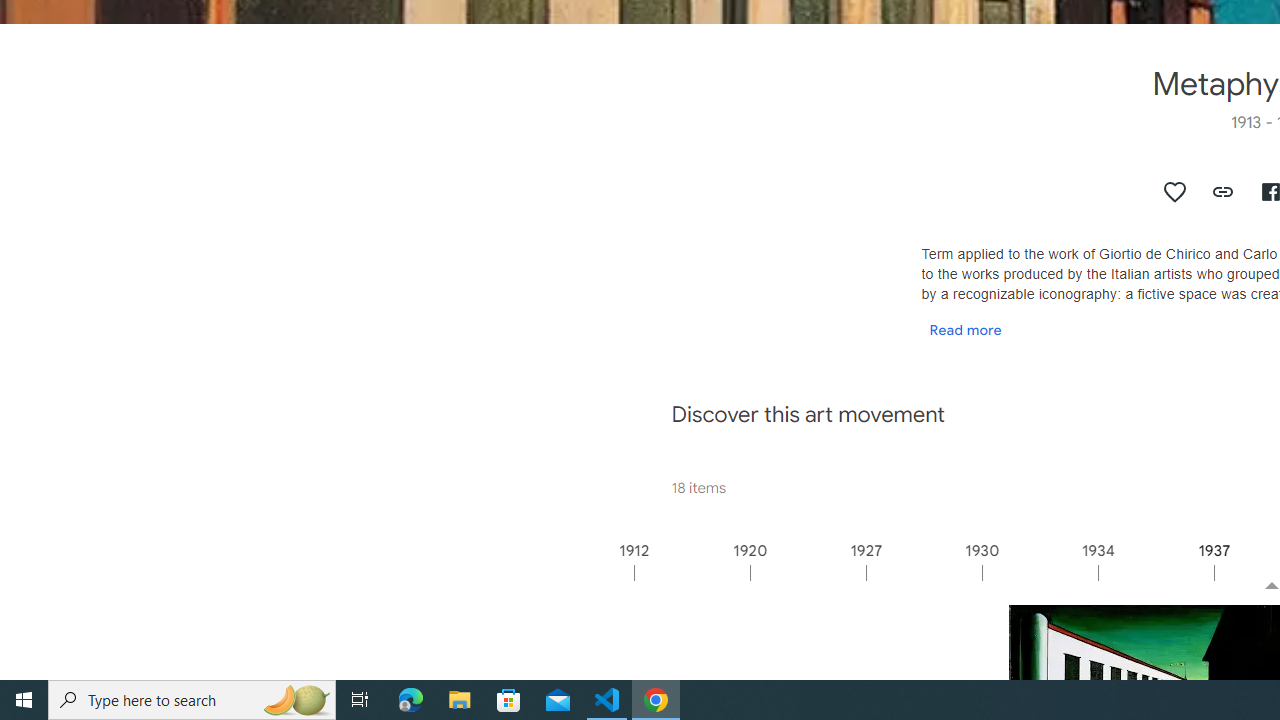  What do you see at coordinates (691, 572) in the screenshot?
I see `'1912'` at bounding box center [691, 572].